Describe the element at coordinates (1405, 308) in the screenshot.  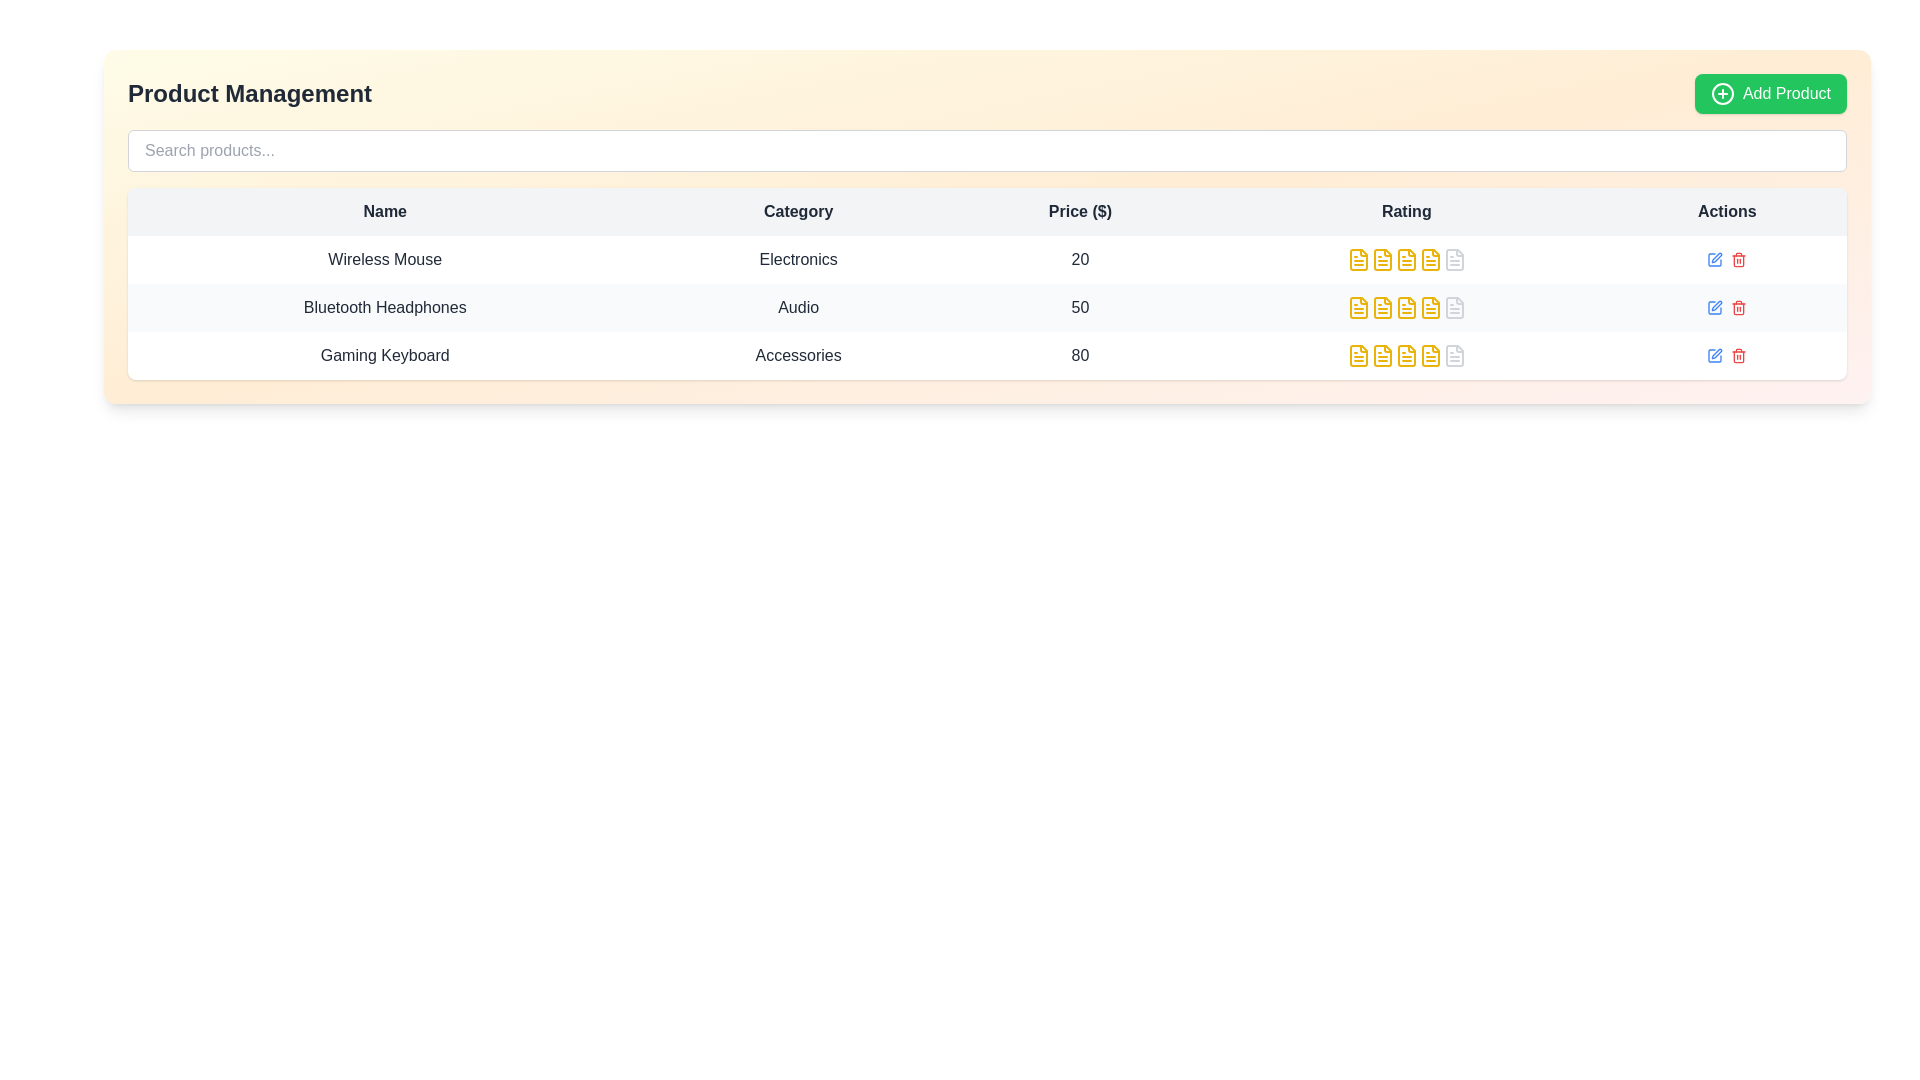
I see `the third rating icon in the 'Bluetooth Headphones' row of the table, which serves as a visual indicator for rating or reviewing` at that location.